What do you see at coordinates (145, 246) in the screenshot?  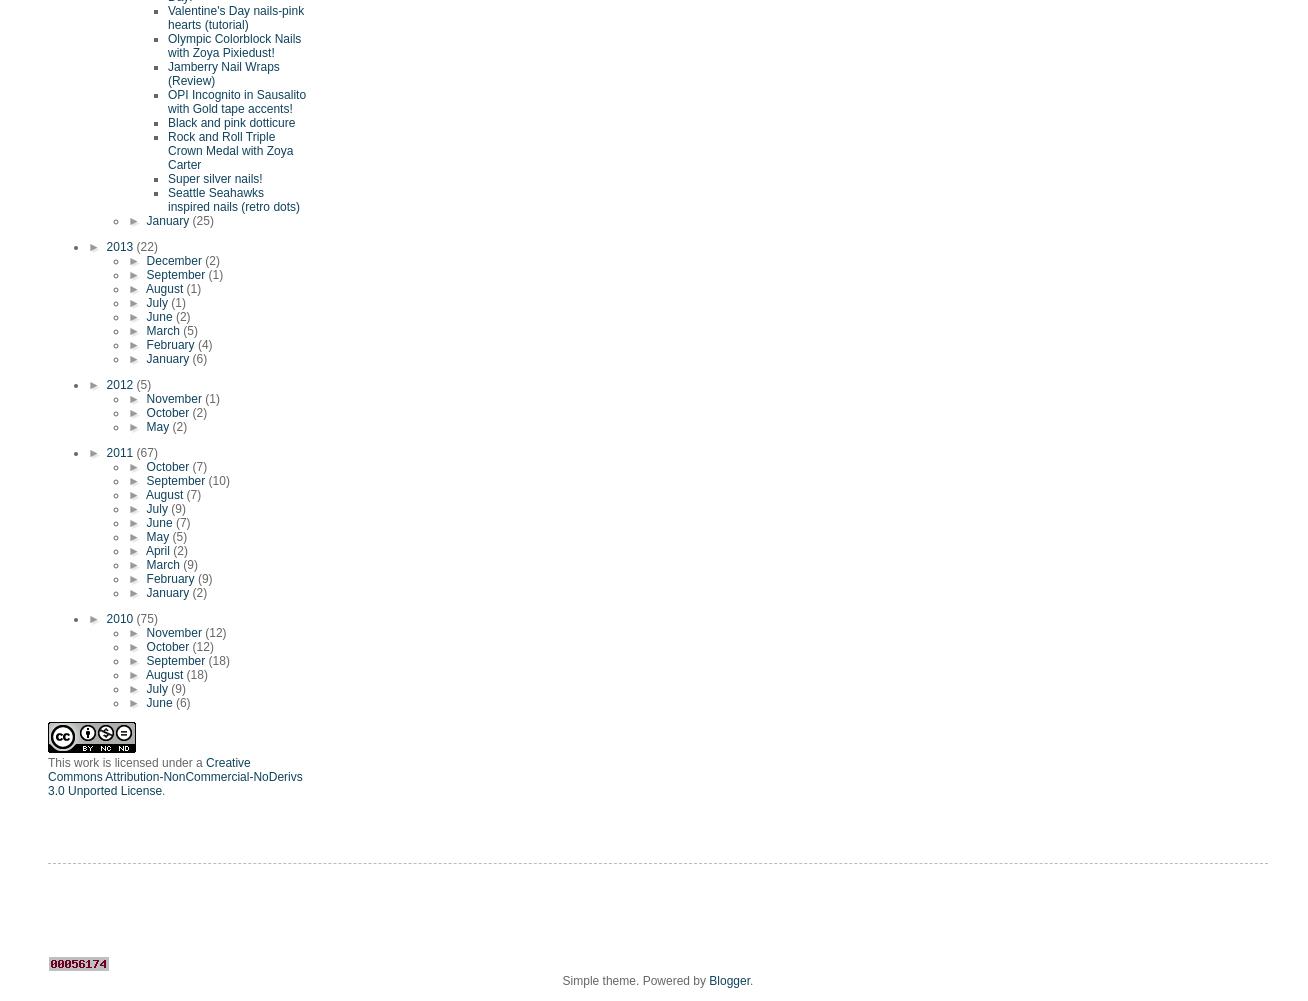 I see `'(22)'` at bounding box center [145, 246].